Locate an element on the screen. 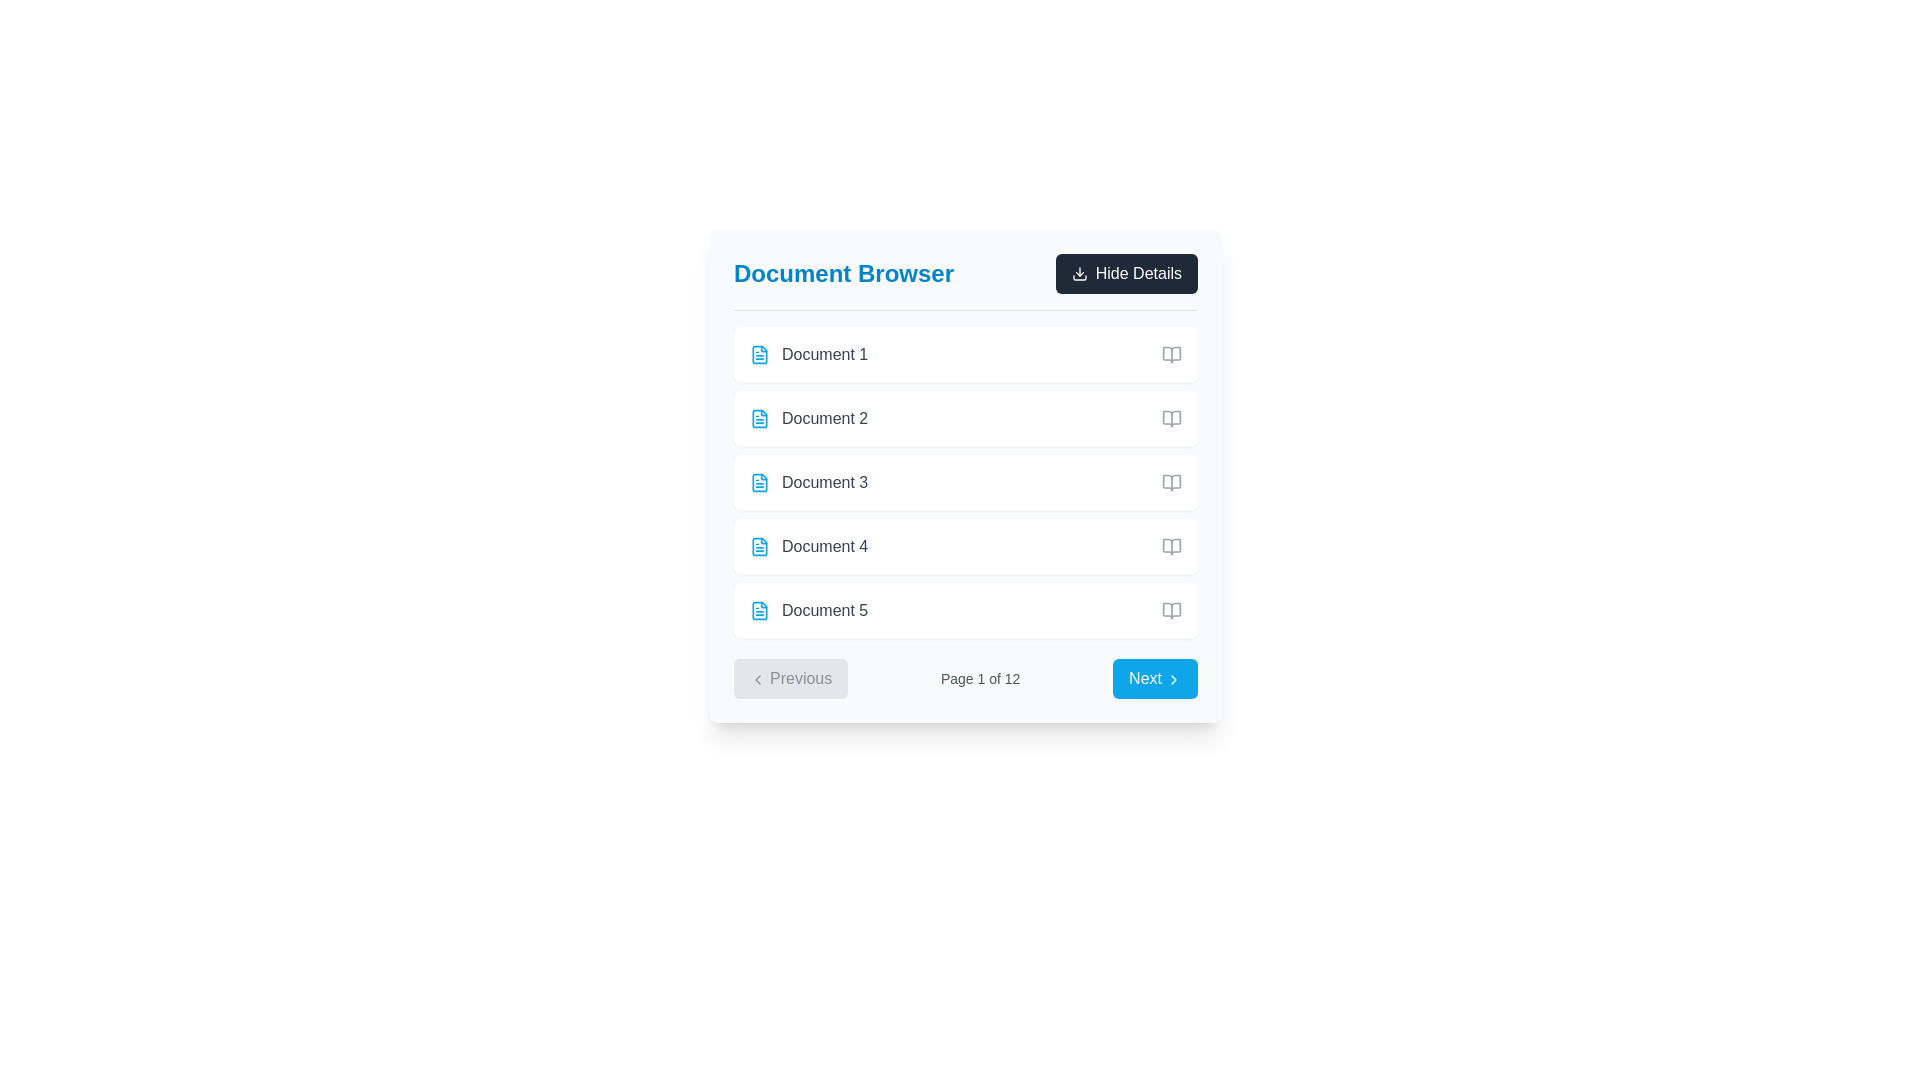 The width and height of the screenshot is (1920, 1080). the list item representing 'Document 5' is located at coordinates (809, 609).